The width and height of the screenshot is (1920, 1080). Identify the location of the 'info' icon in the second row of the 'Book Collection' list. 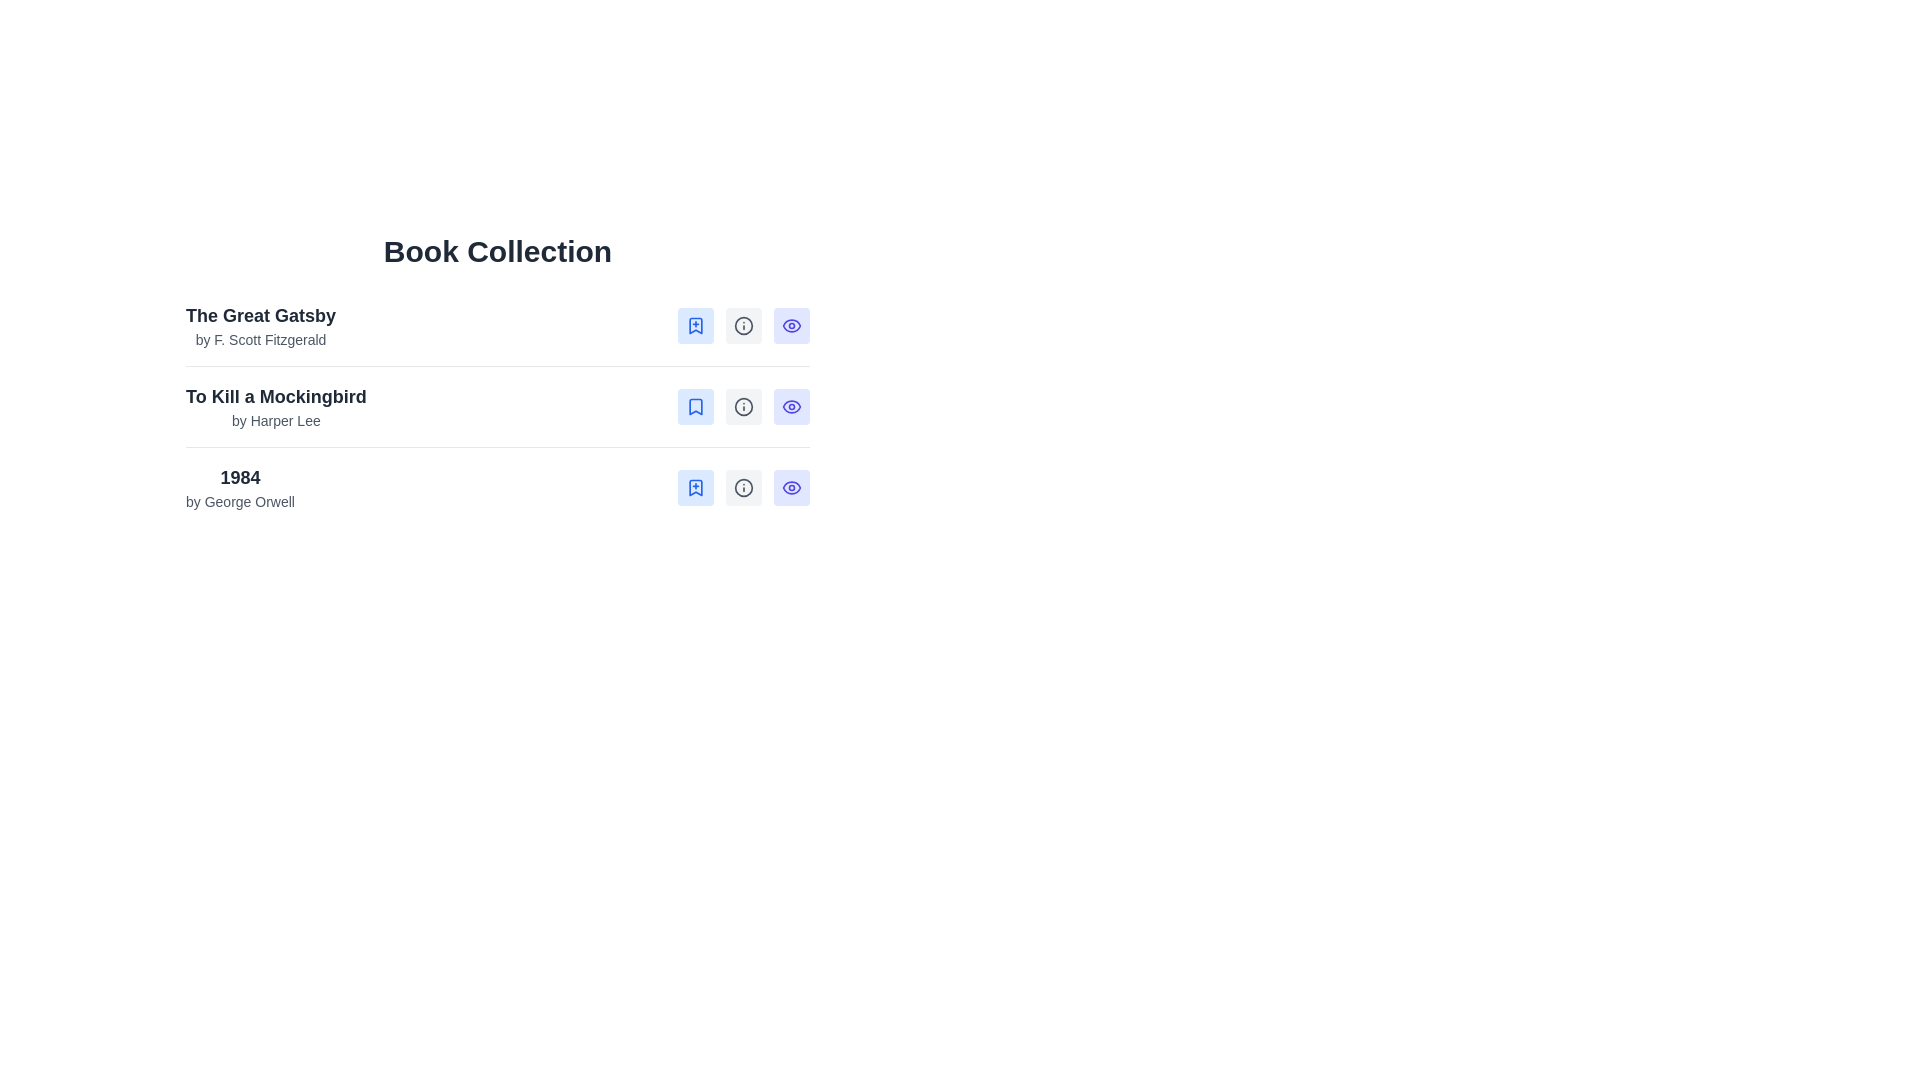
(743, 406).